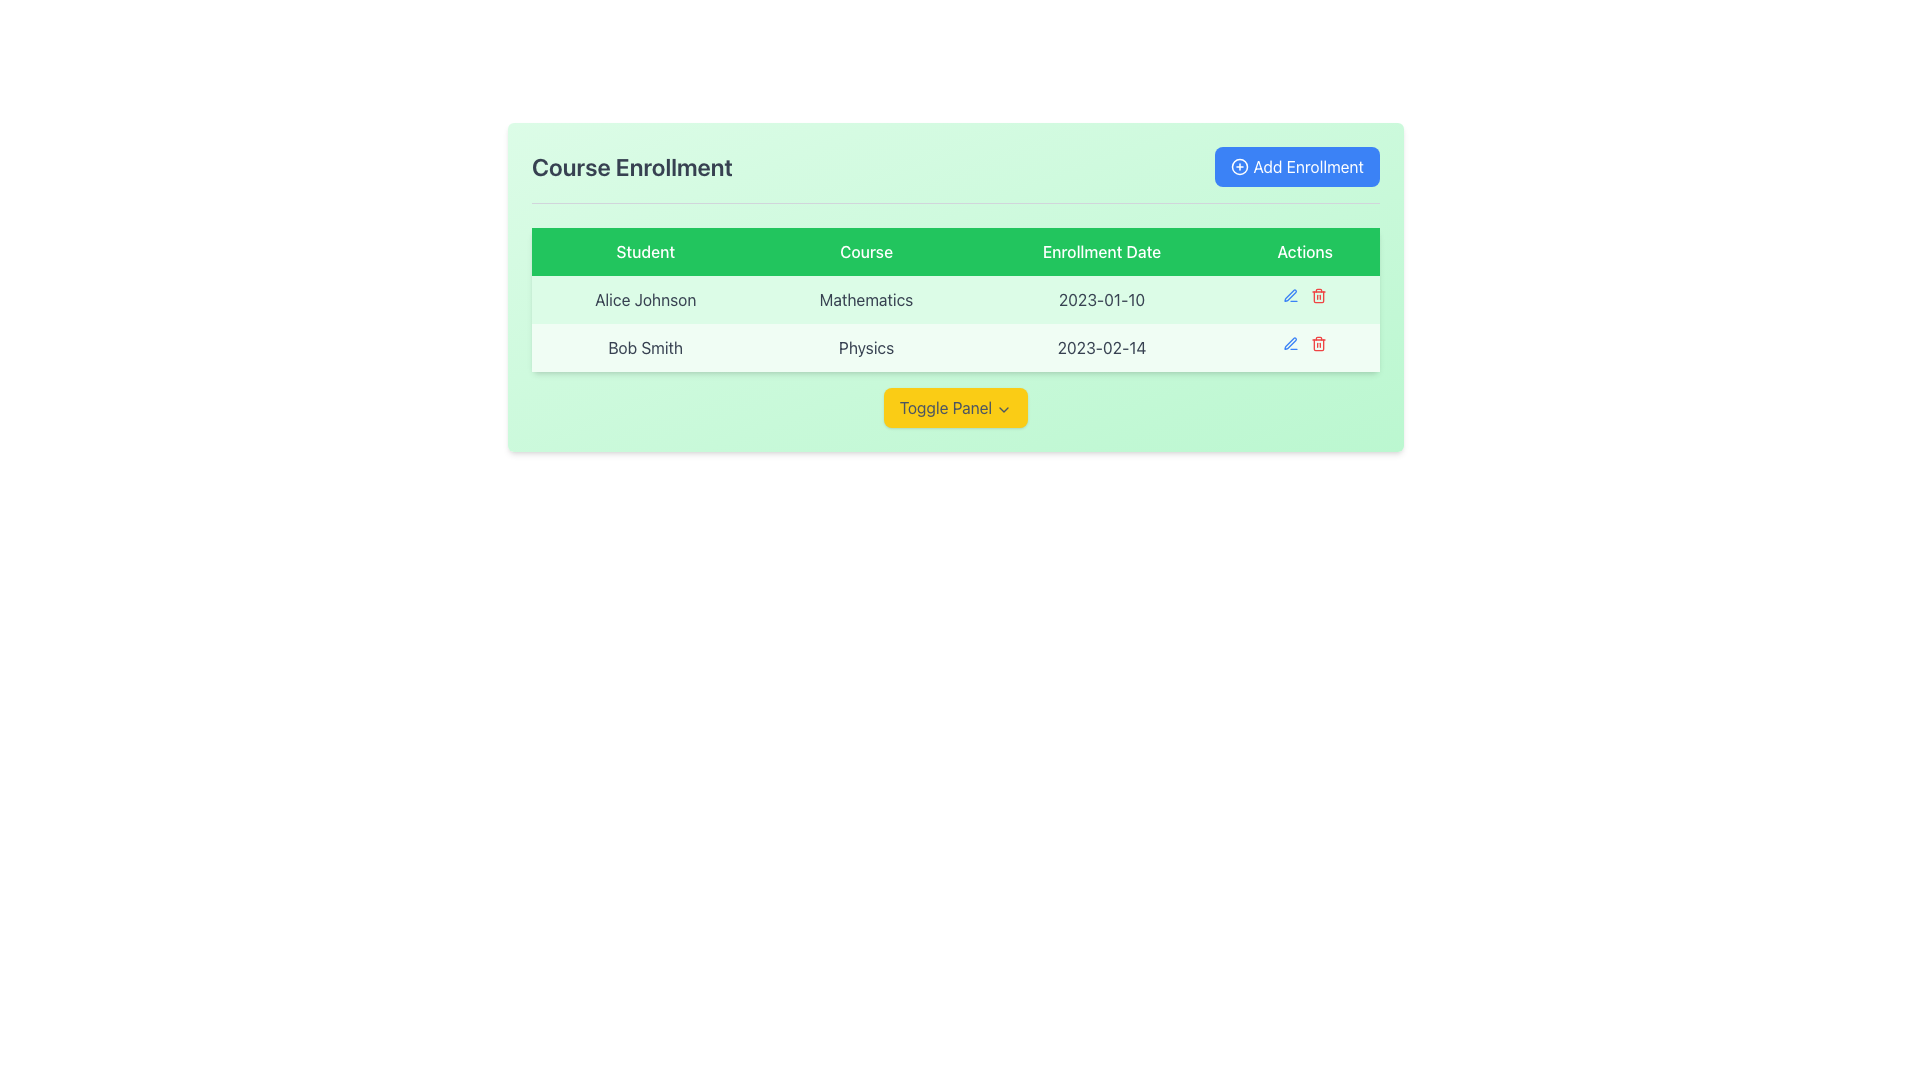 The image size is (1920, 1080). Describe the element at coordinates (1239, 165) in the screenshot. I see `the 'Add Enrollment' button which contains an unfilled SVG circle icon located at the top-right corner of the UI component` at that location.